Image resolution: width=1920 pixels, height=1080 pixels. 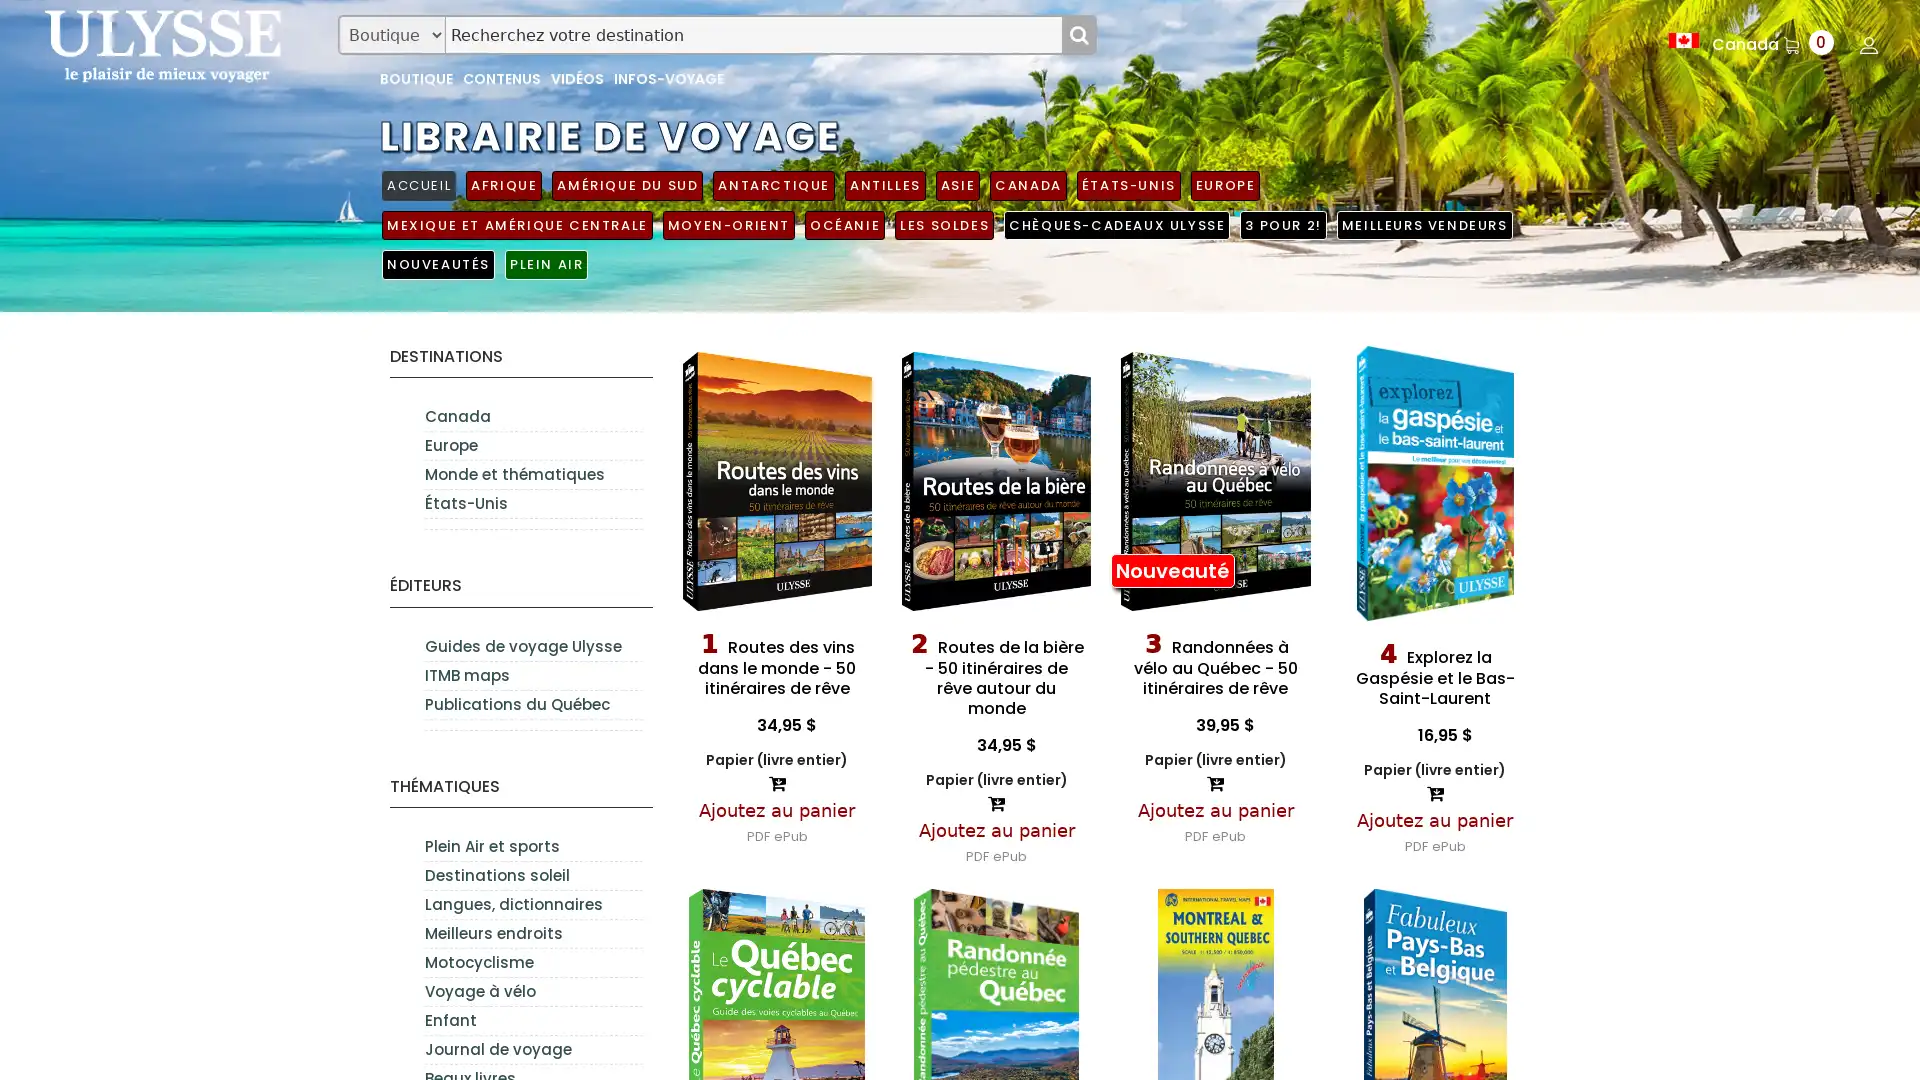 What do you see at coordinates (1116, 224) in the screenshot?
I see `CHEQUES-CADEAUX ULYSSE` at bounding box center [1116, 224].